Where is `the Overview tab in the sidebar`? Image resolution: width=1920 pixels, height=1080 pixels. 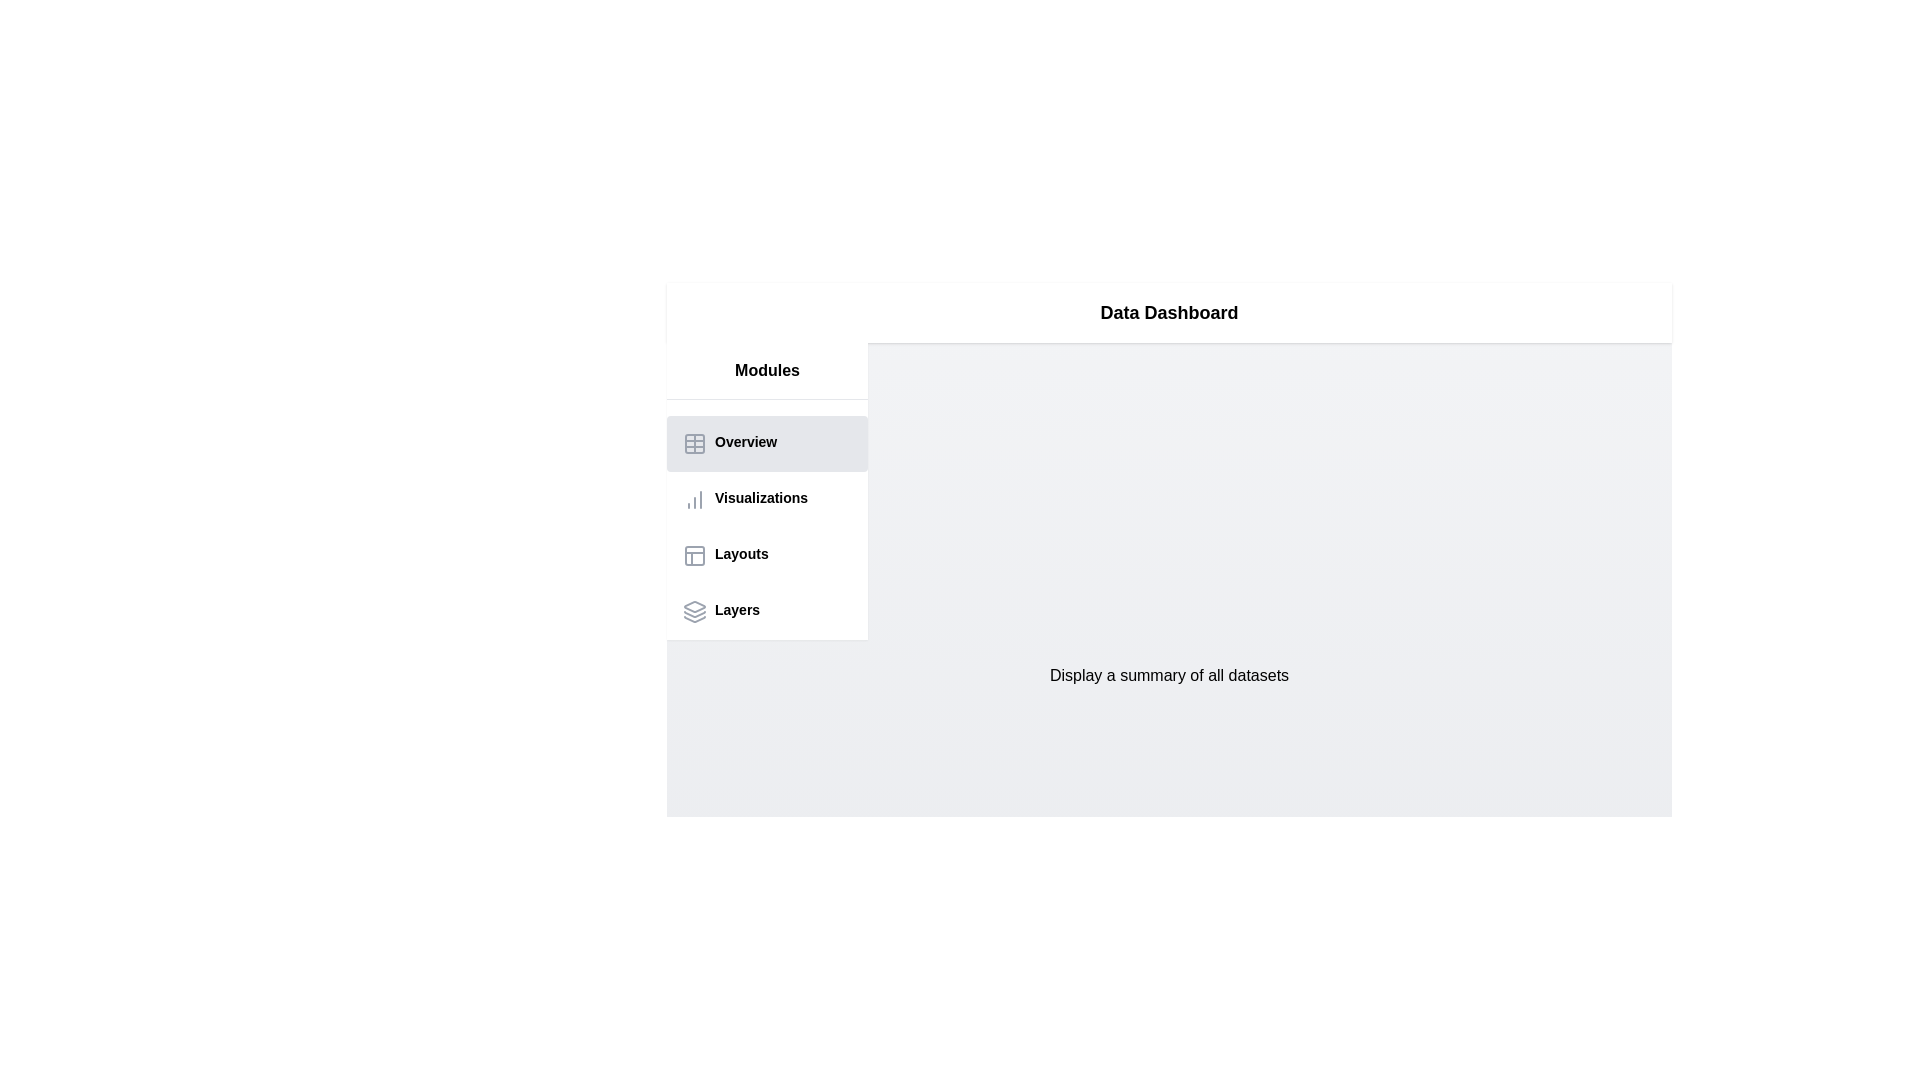 the Overview tab in the sidebar is located at coordinates (766, 442).